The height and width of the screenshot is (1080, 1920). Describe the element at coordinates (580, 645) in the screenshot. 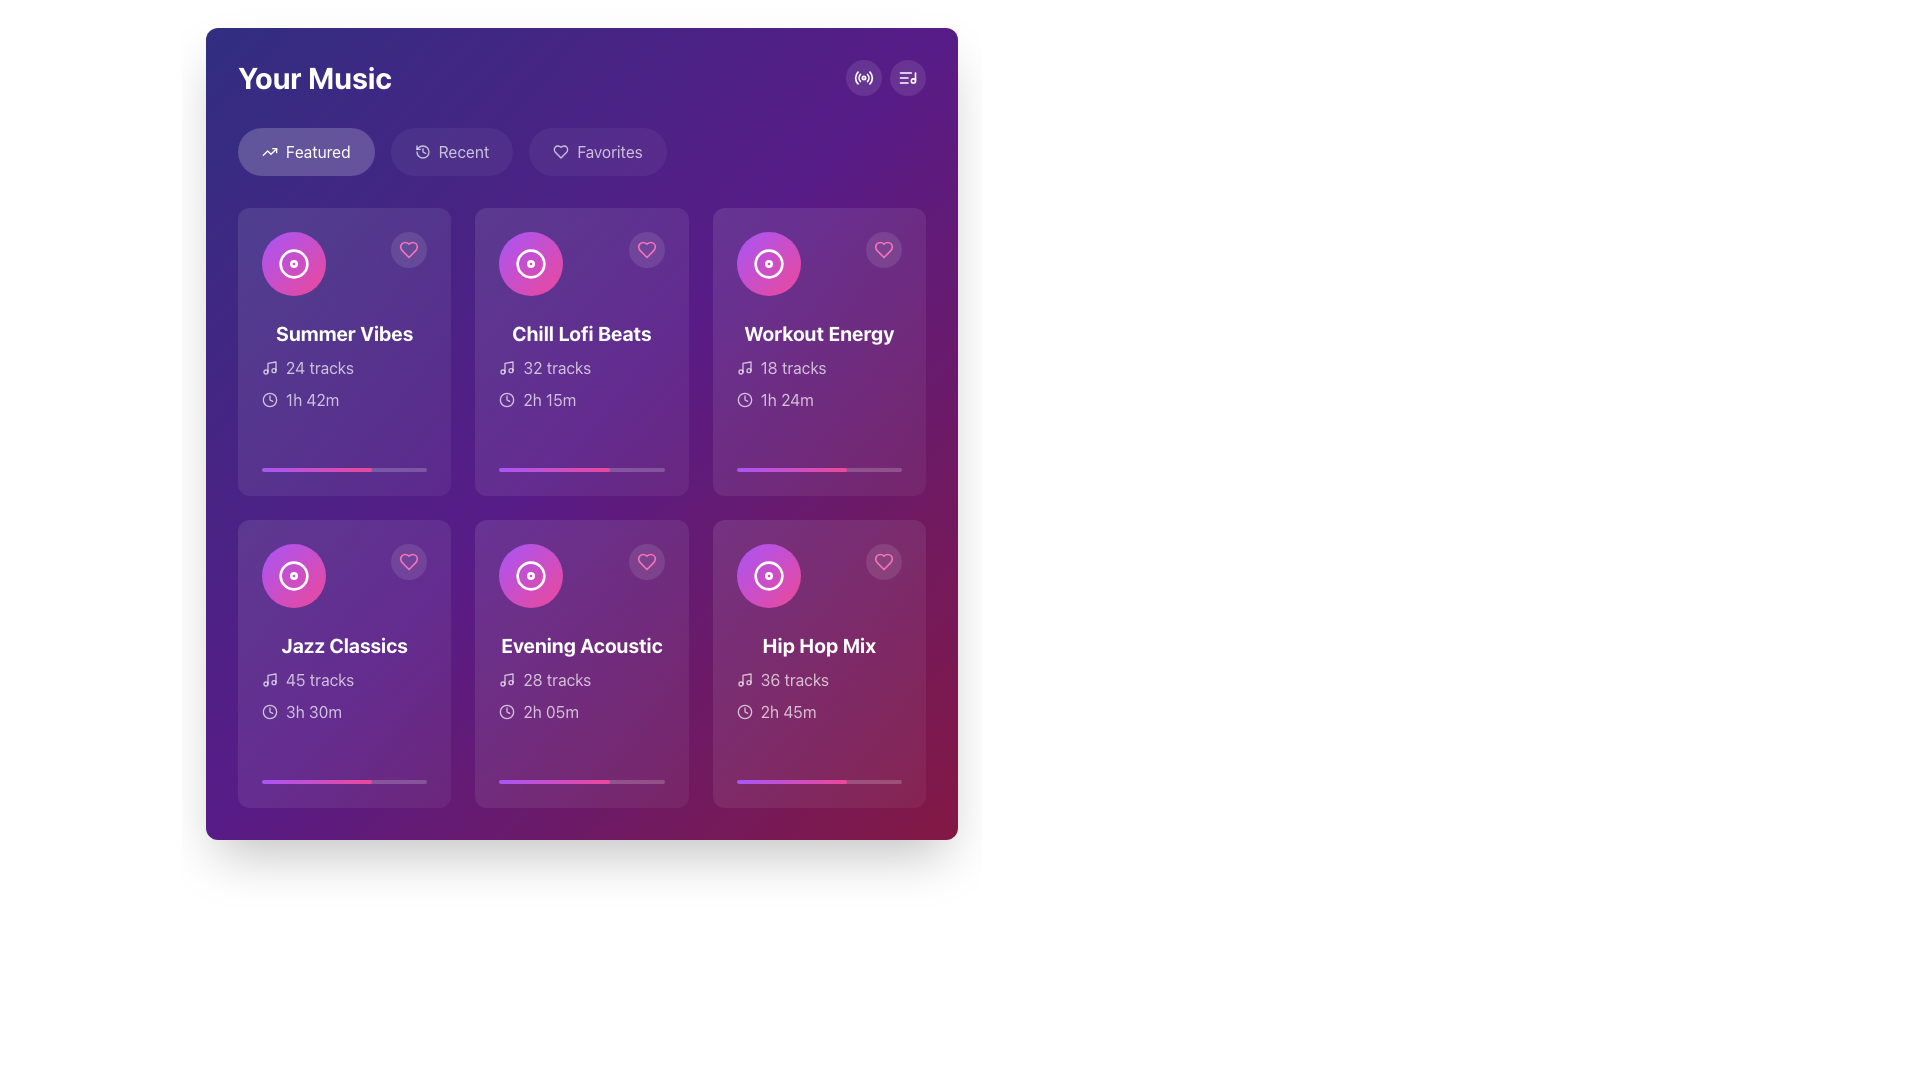

I see `the text label that serves as the title for a music playlist or category, located in the second row of items within the third card below the header 'Your Music'` at that location.